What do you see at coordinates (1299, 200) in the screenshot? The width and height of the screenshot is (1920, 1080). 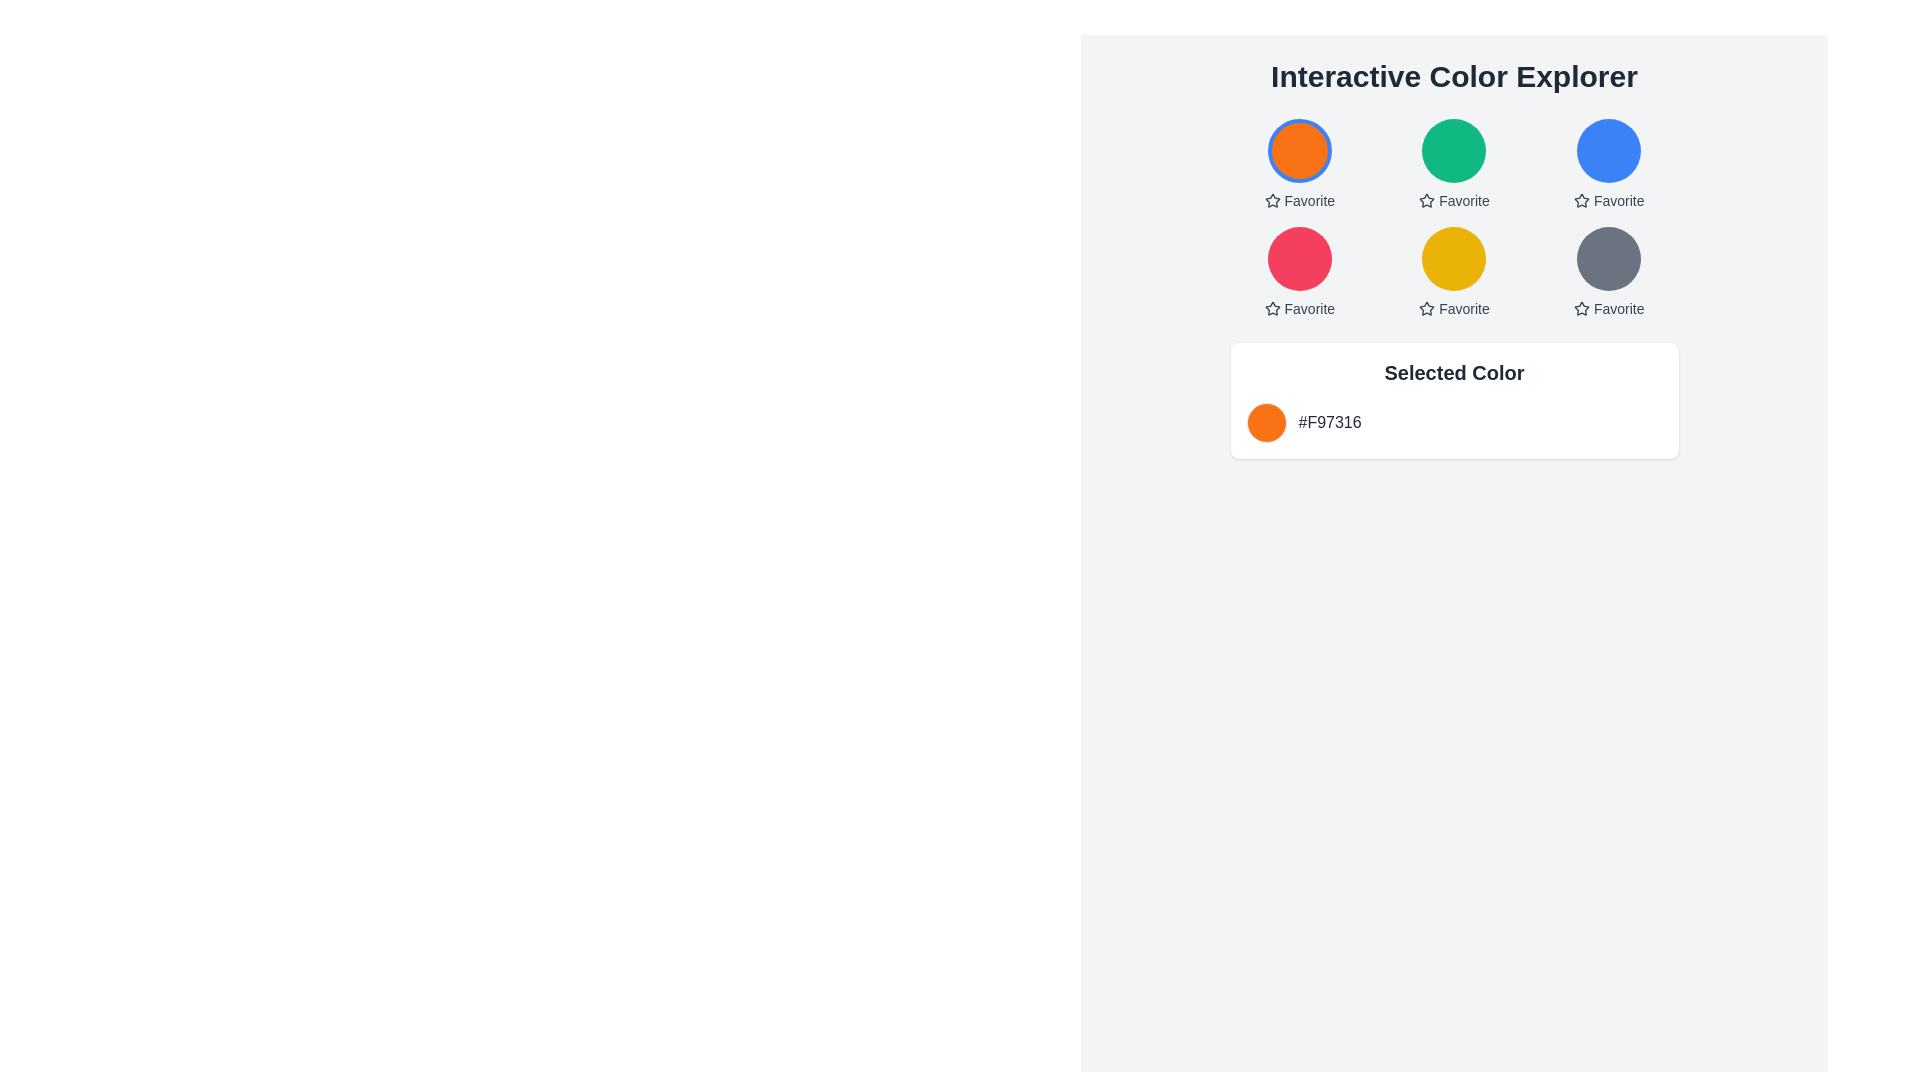 I see `the 'Favorite' button with an outlined star icon and gray text located below the orange circular color indicator in the first column of the color selection grid` at bounding box center [1299, 200].